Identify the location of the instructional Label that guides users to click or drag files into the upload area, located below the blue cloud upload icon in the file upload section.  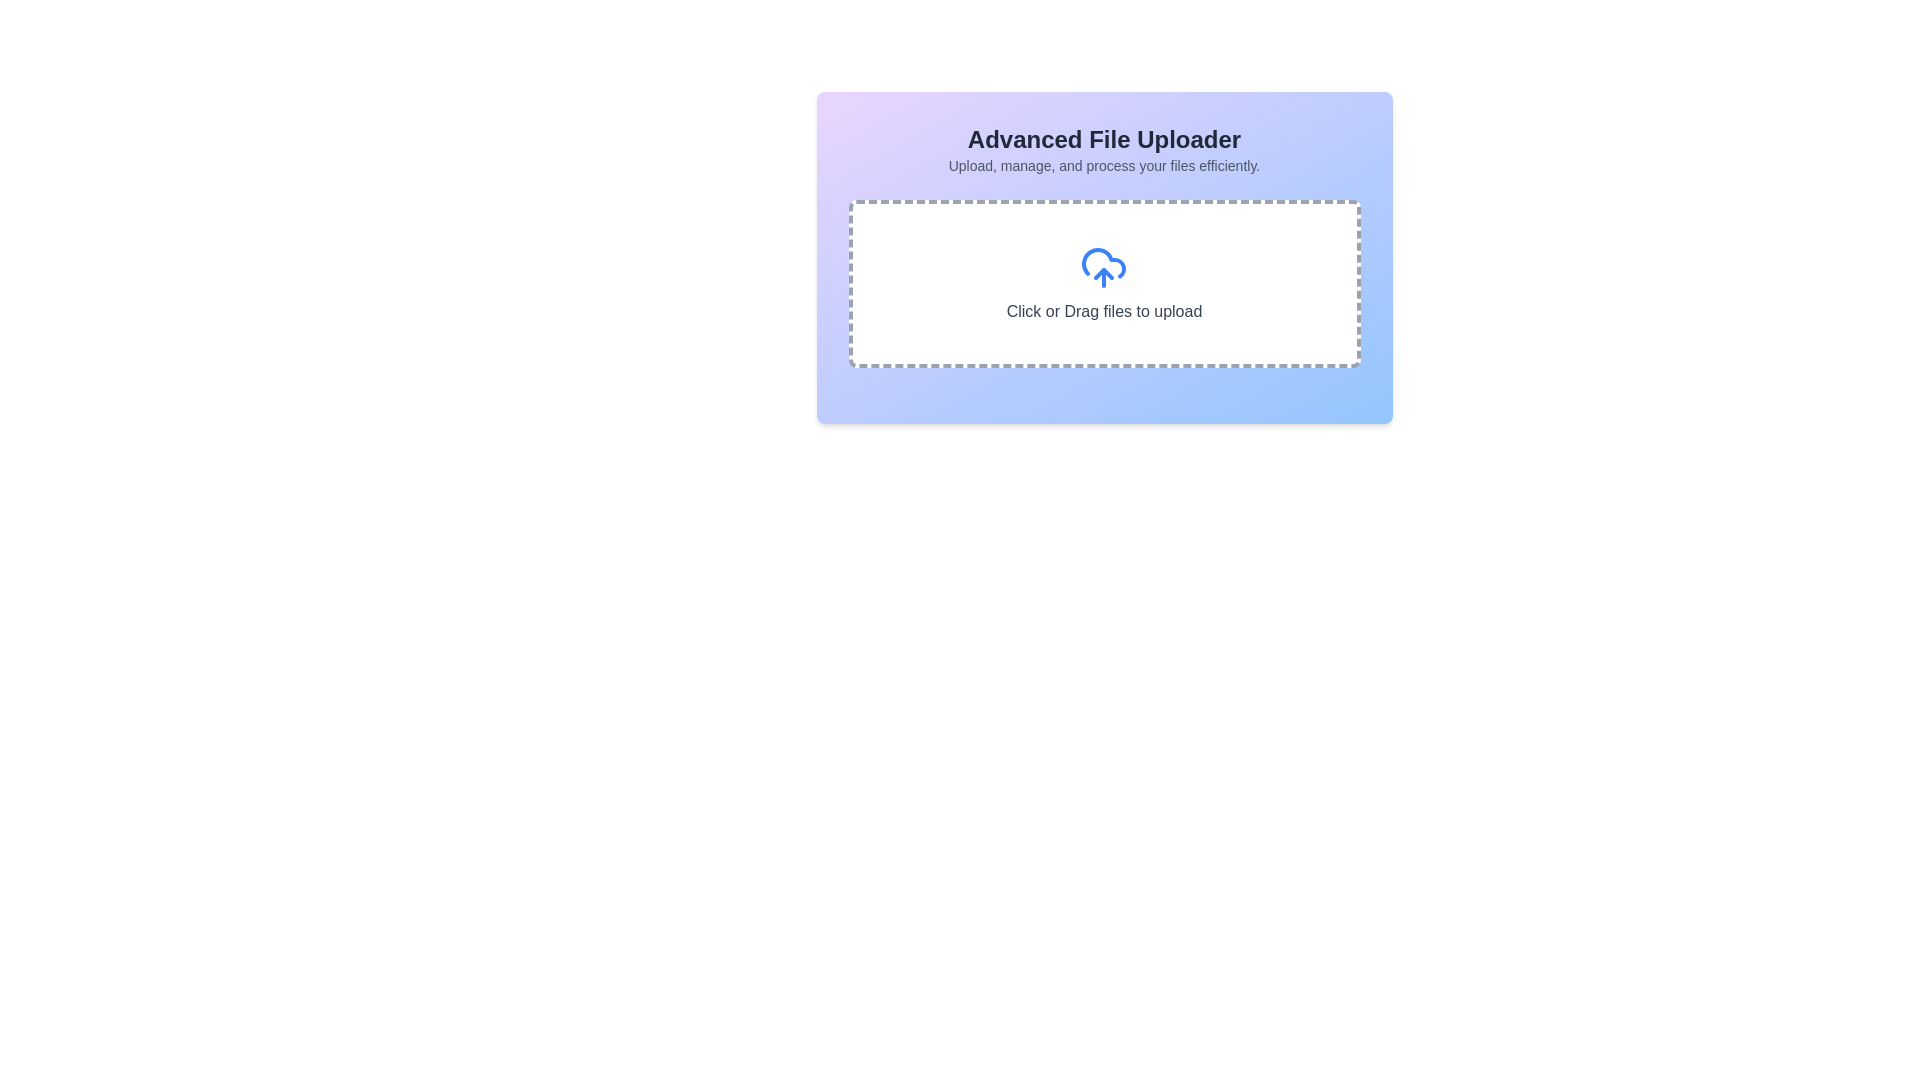
(1103, 311).